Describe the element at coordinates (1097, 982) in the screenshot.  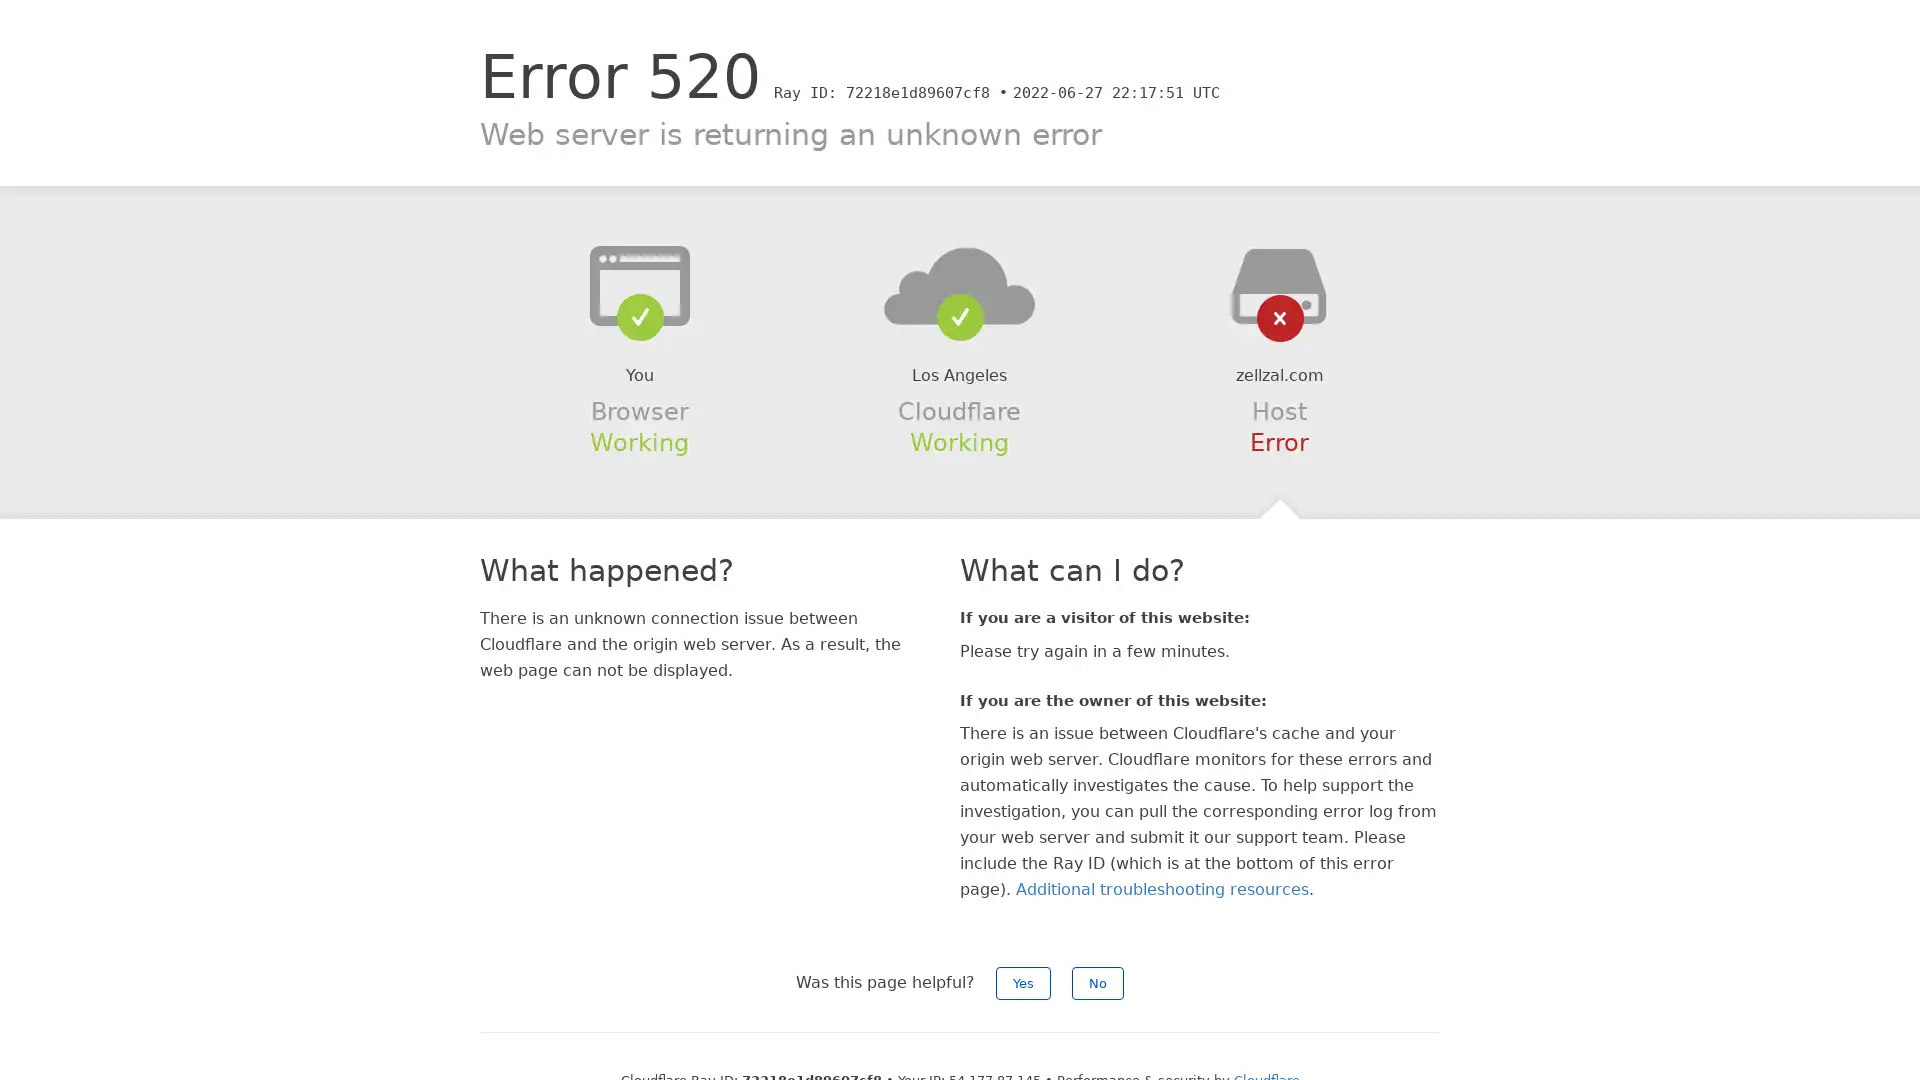
I see `No` at that location.